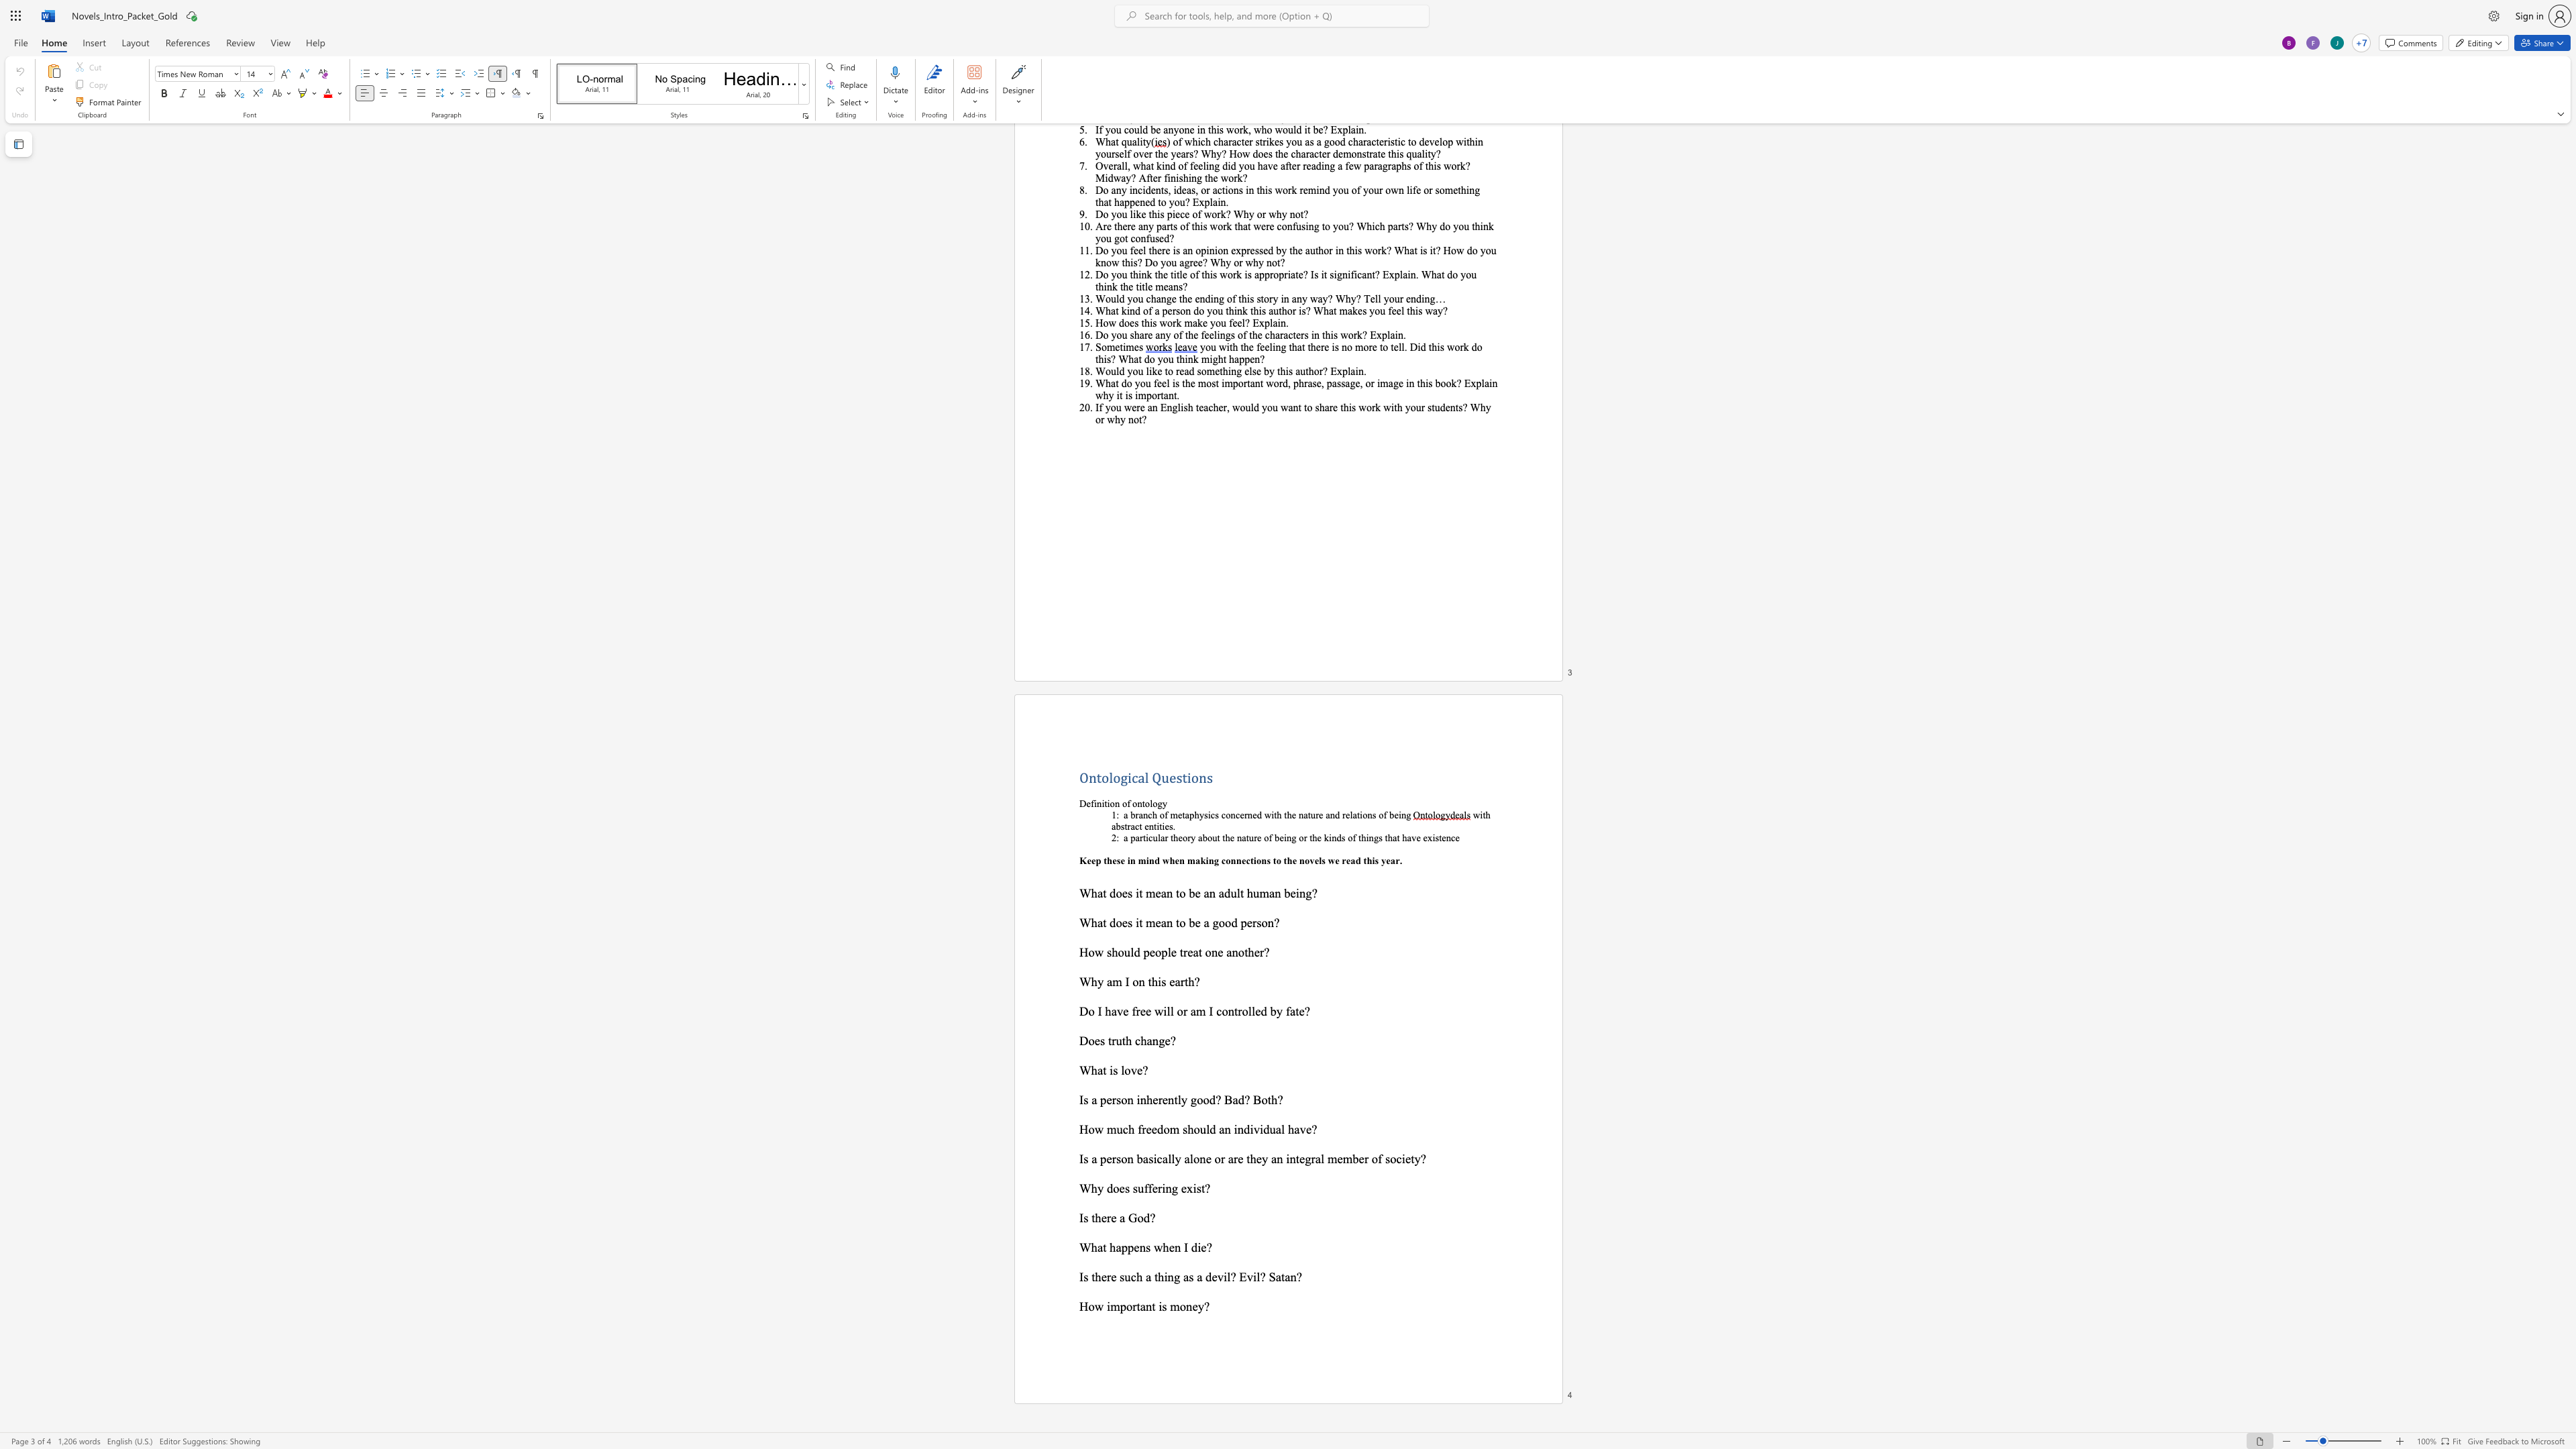 Image resolution: width=2576 pixels, height=1449 pixels. I want to click on the space between the continuous character "y" and "?" in the text, so click(1420, 1158).